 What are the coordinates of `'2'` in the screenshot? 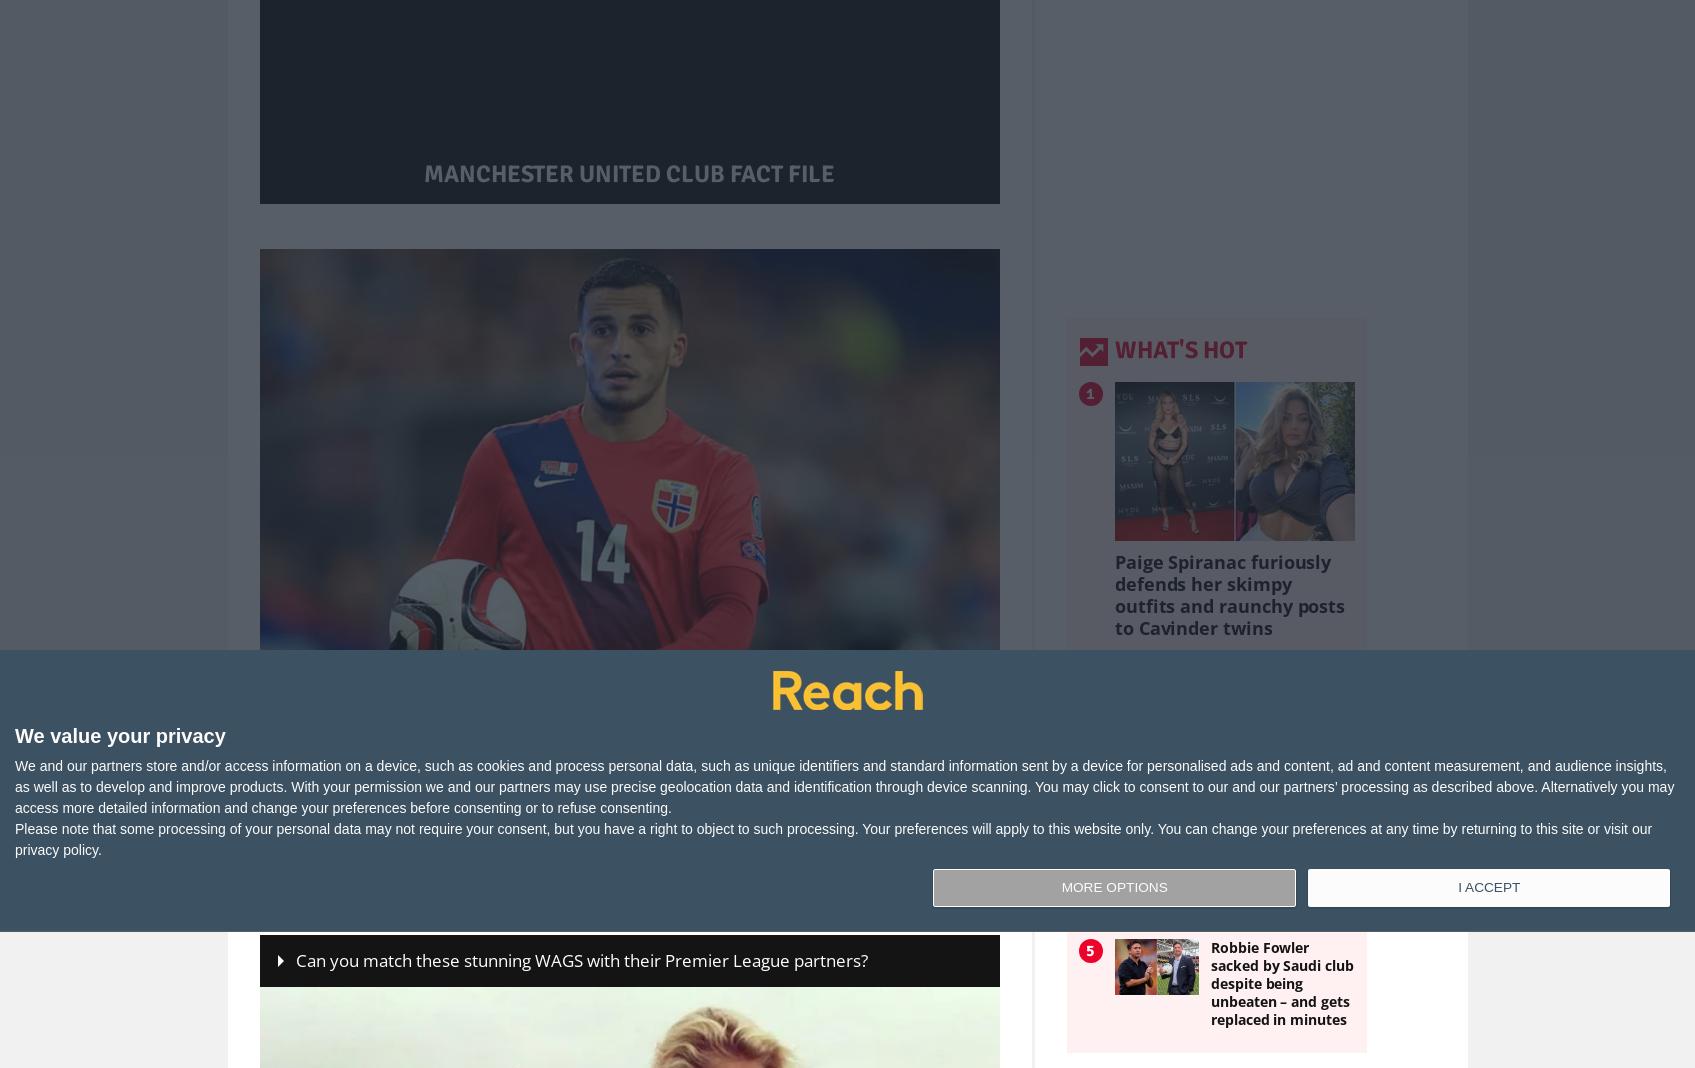 It's located at (1090, 662).